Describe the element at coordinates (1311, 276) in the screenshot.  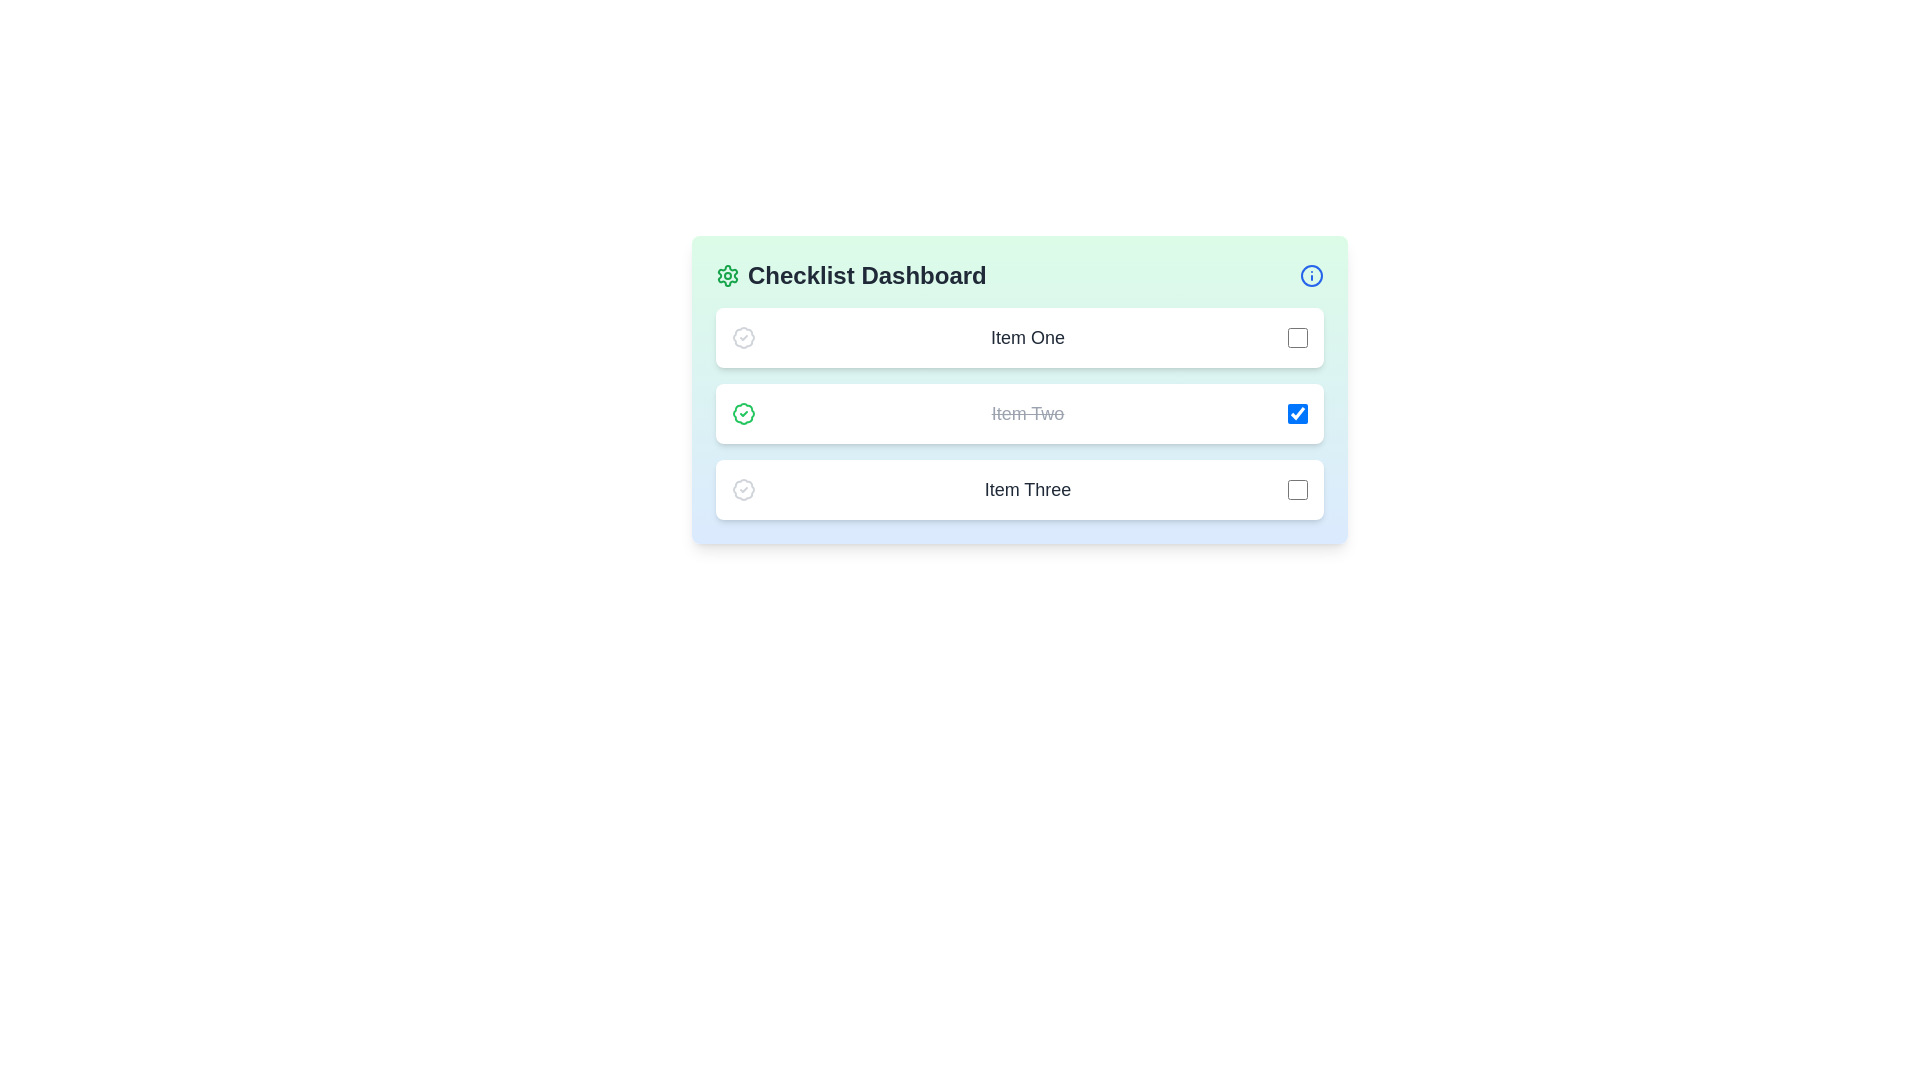
I see `the circular blue information icon located on the rightmost side of the header bar of the Checklist Dashboard` at that location.